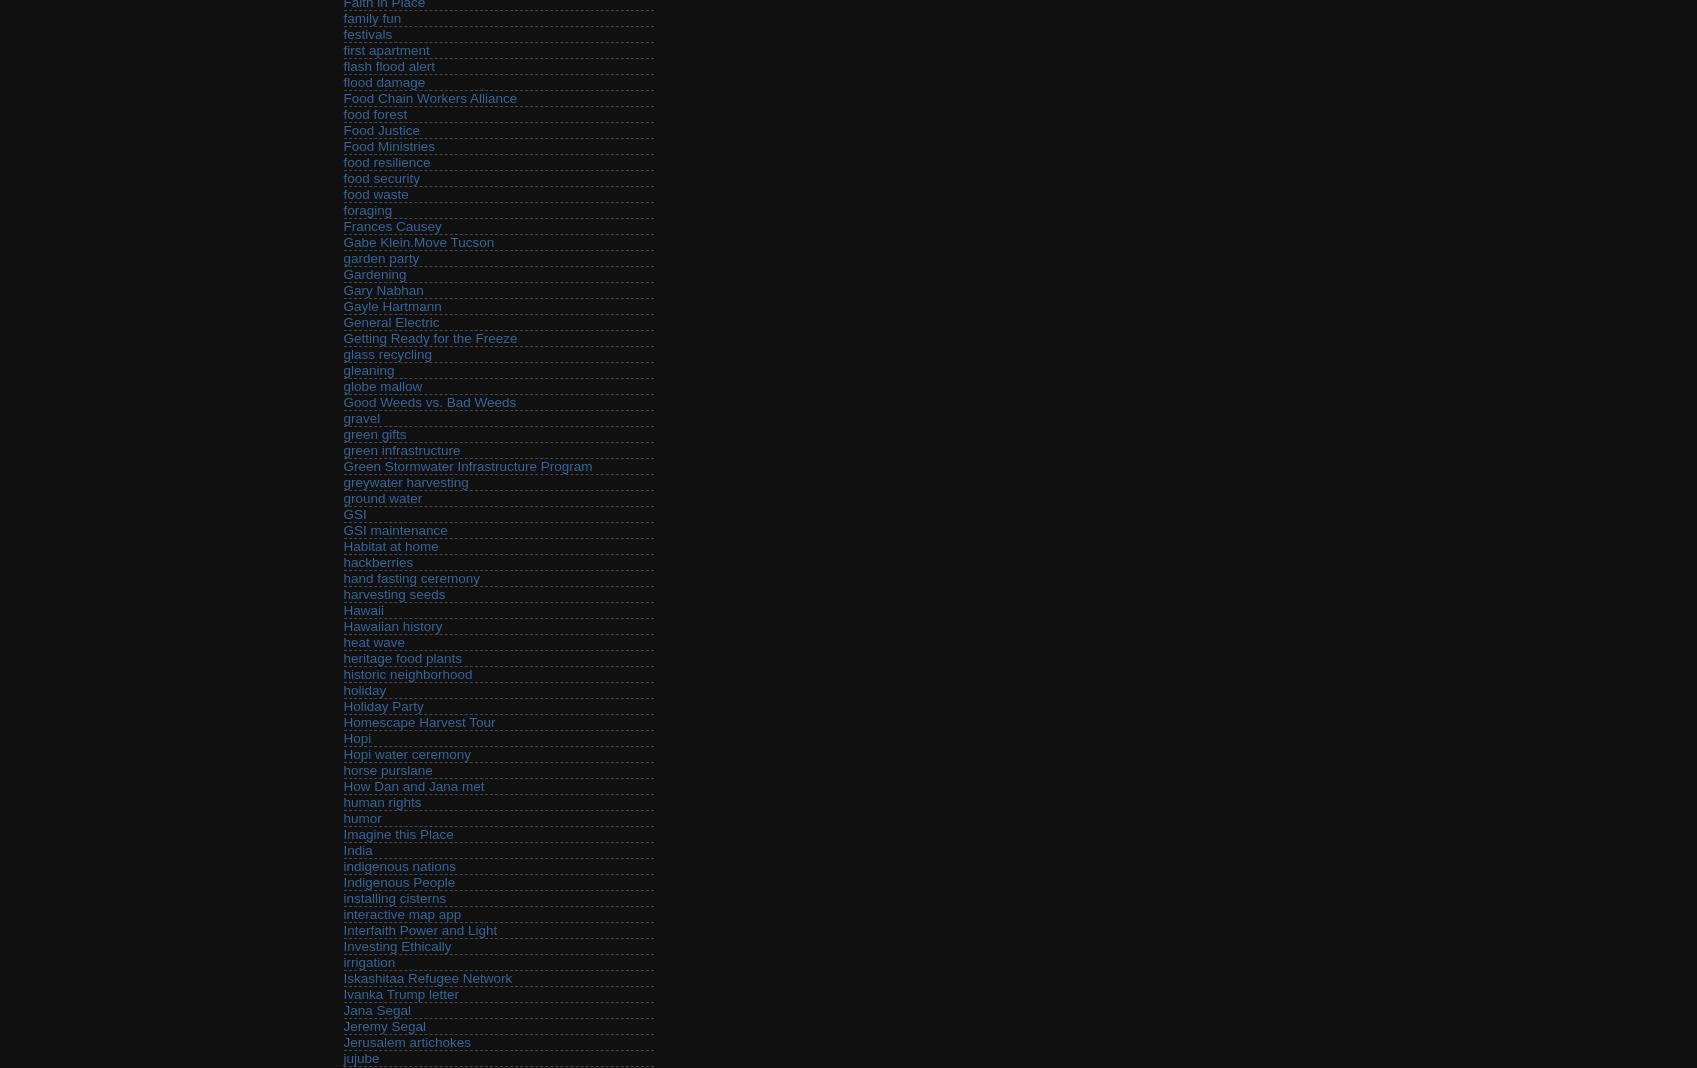 Image resolution: width=1697 pixels, height=1068 pixels. I want to click on 'Getting Ready for the Freeze', so click(429, 337).